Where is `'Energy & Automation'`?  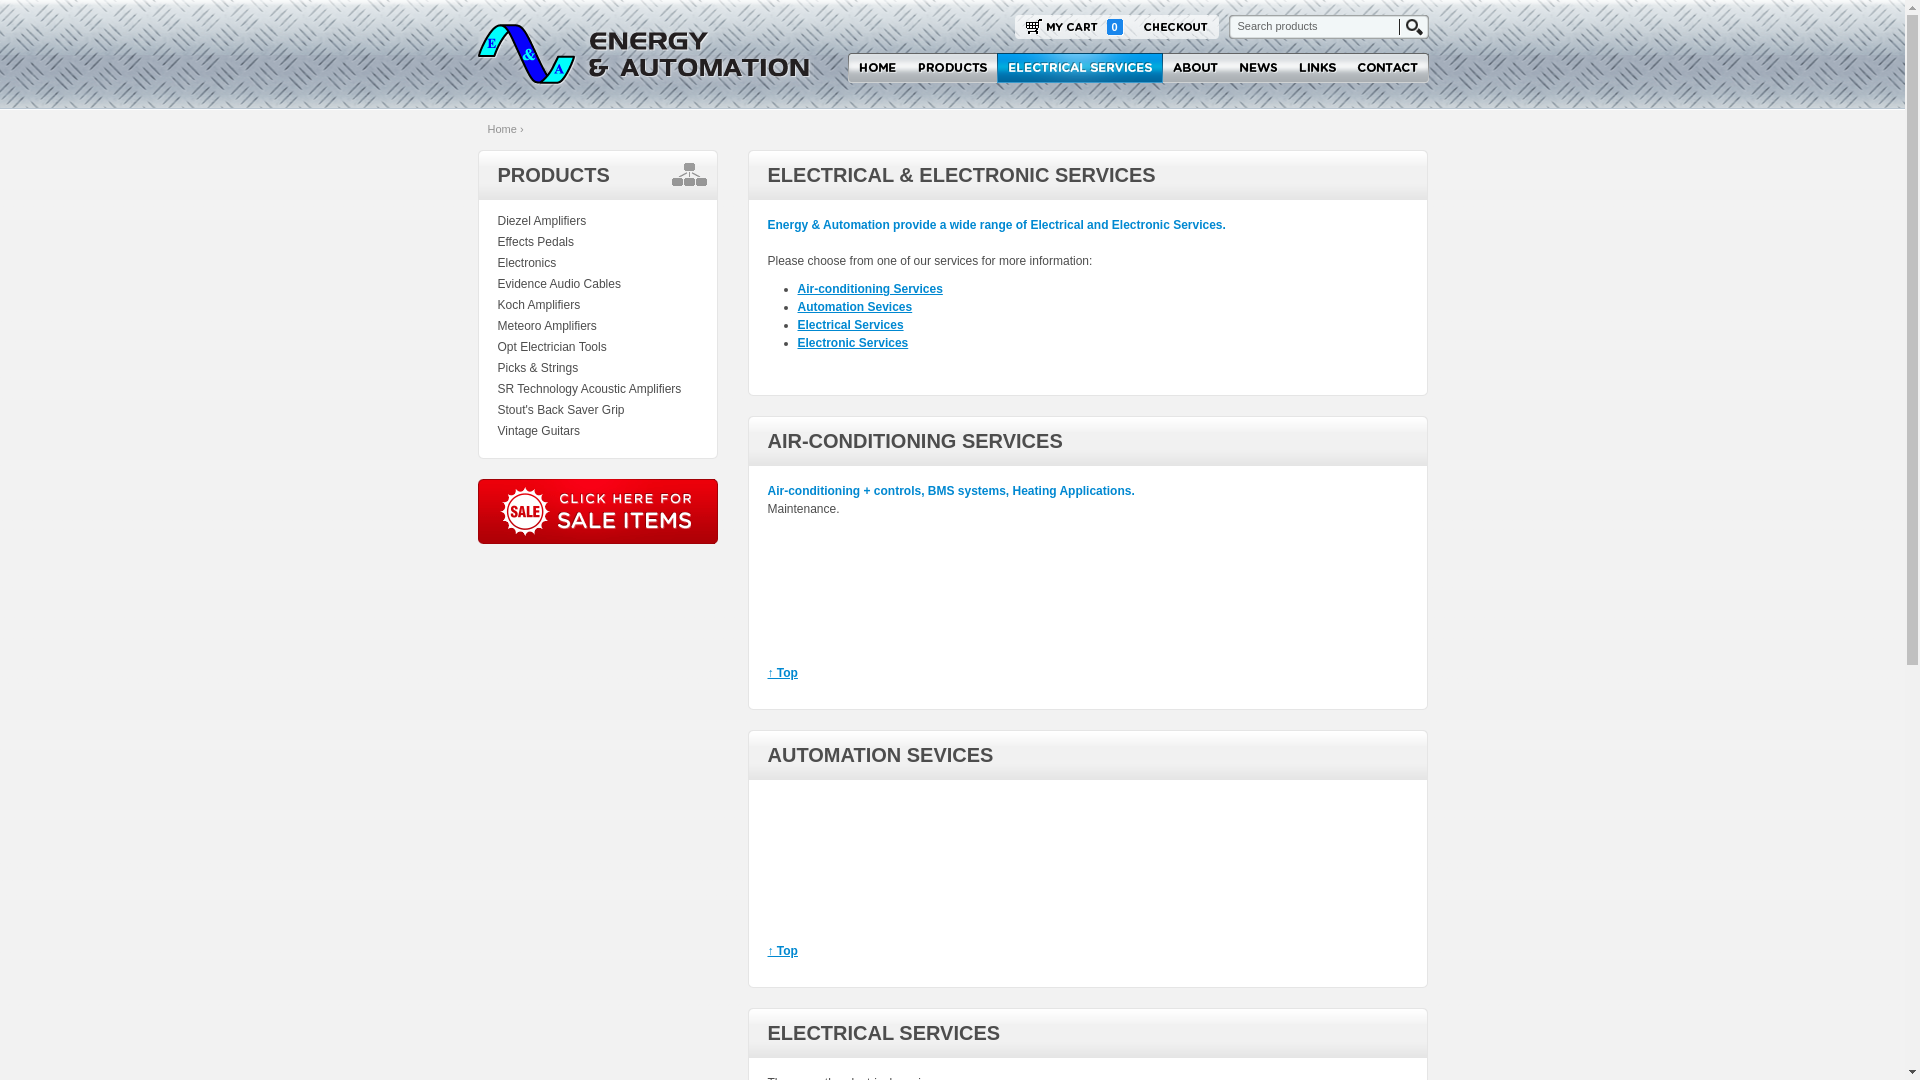 'Energy & Automation' is located at coordinates (643, 53).